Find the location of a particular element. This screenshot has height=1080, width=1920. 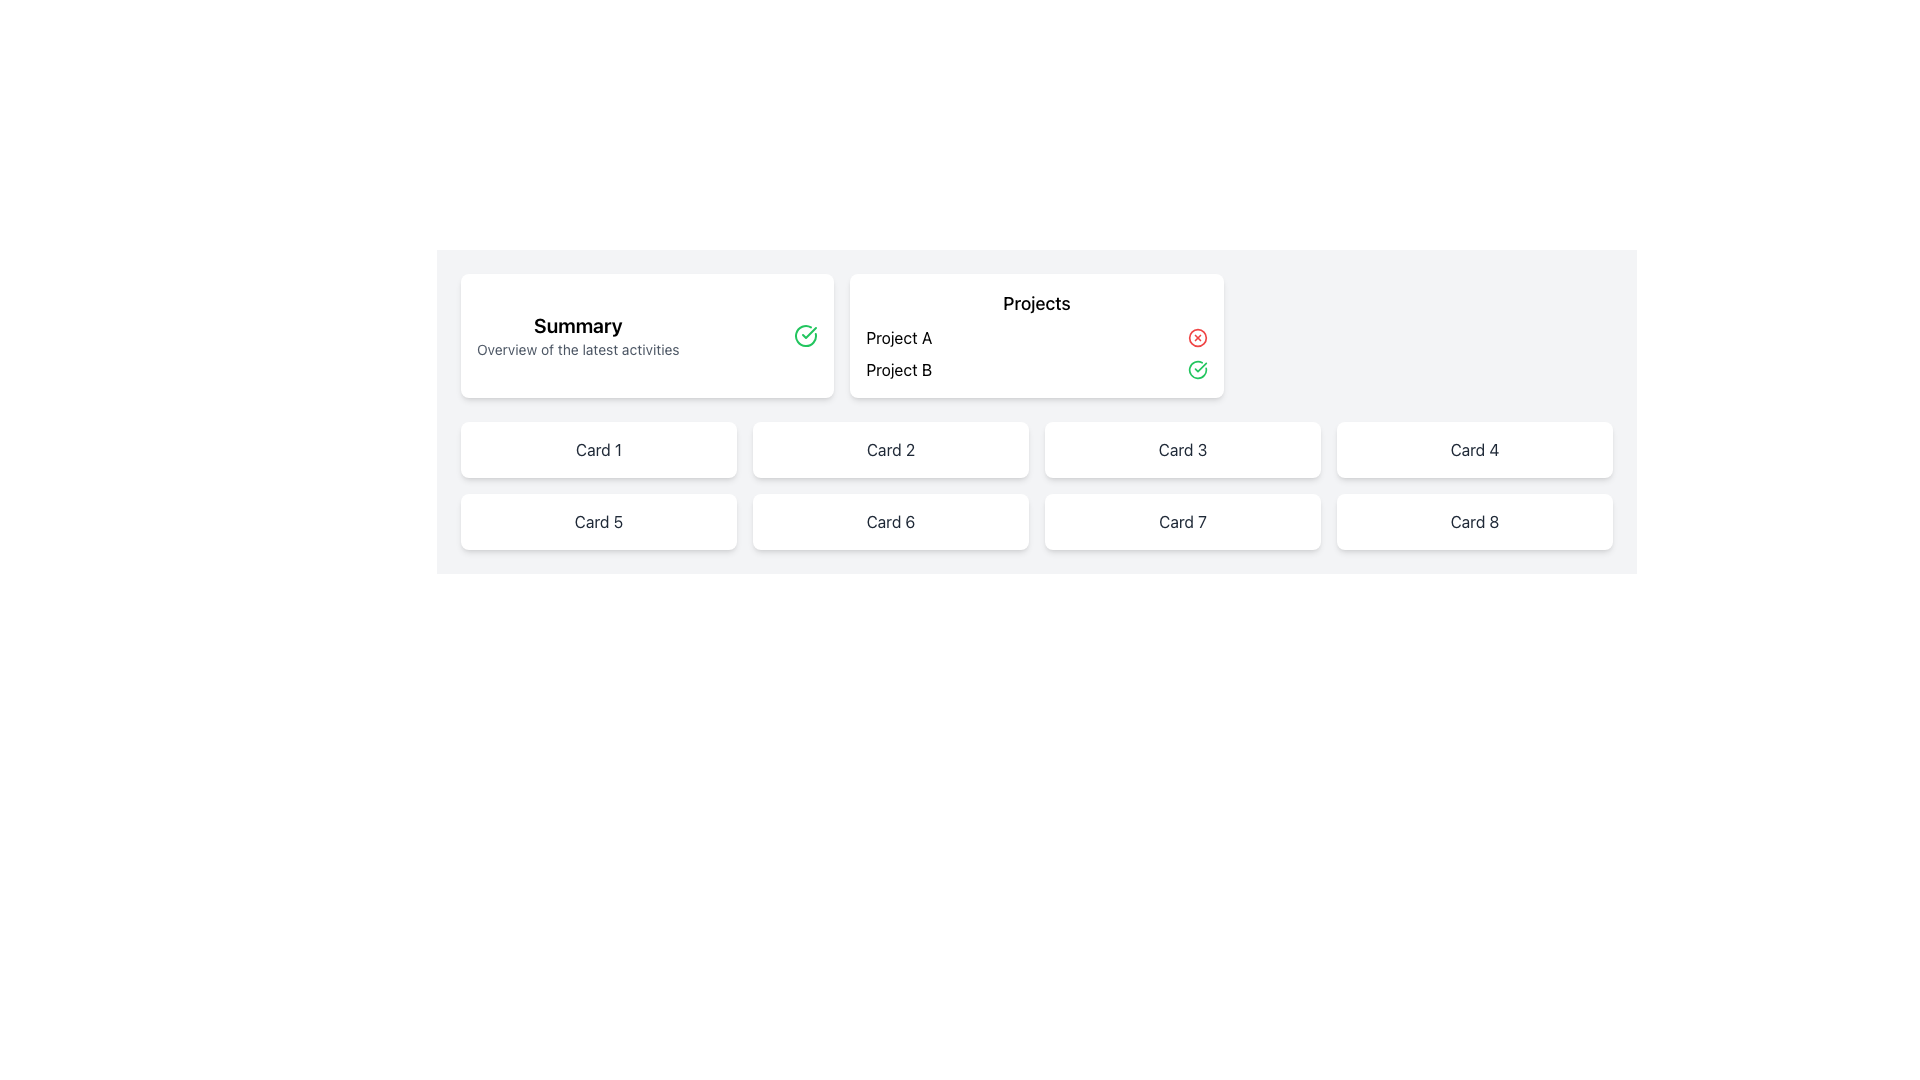

the static text label reading 'Overview of the latest activities' located within the 'Summary' card, positioned directly below the 'Summary' title is located at coordinates (577, 349).